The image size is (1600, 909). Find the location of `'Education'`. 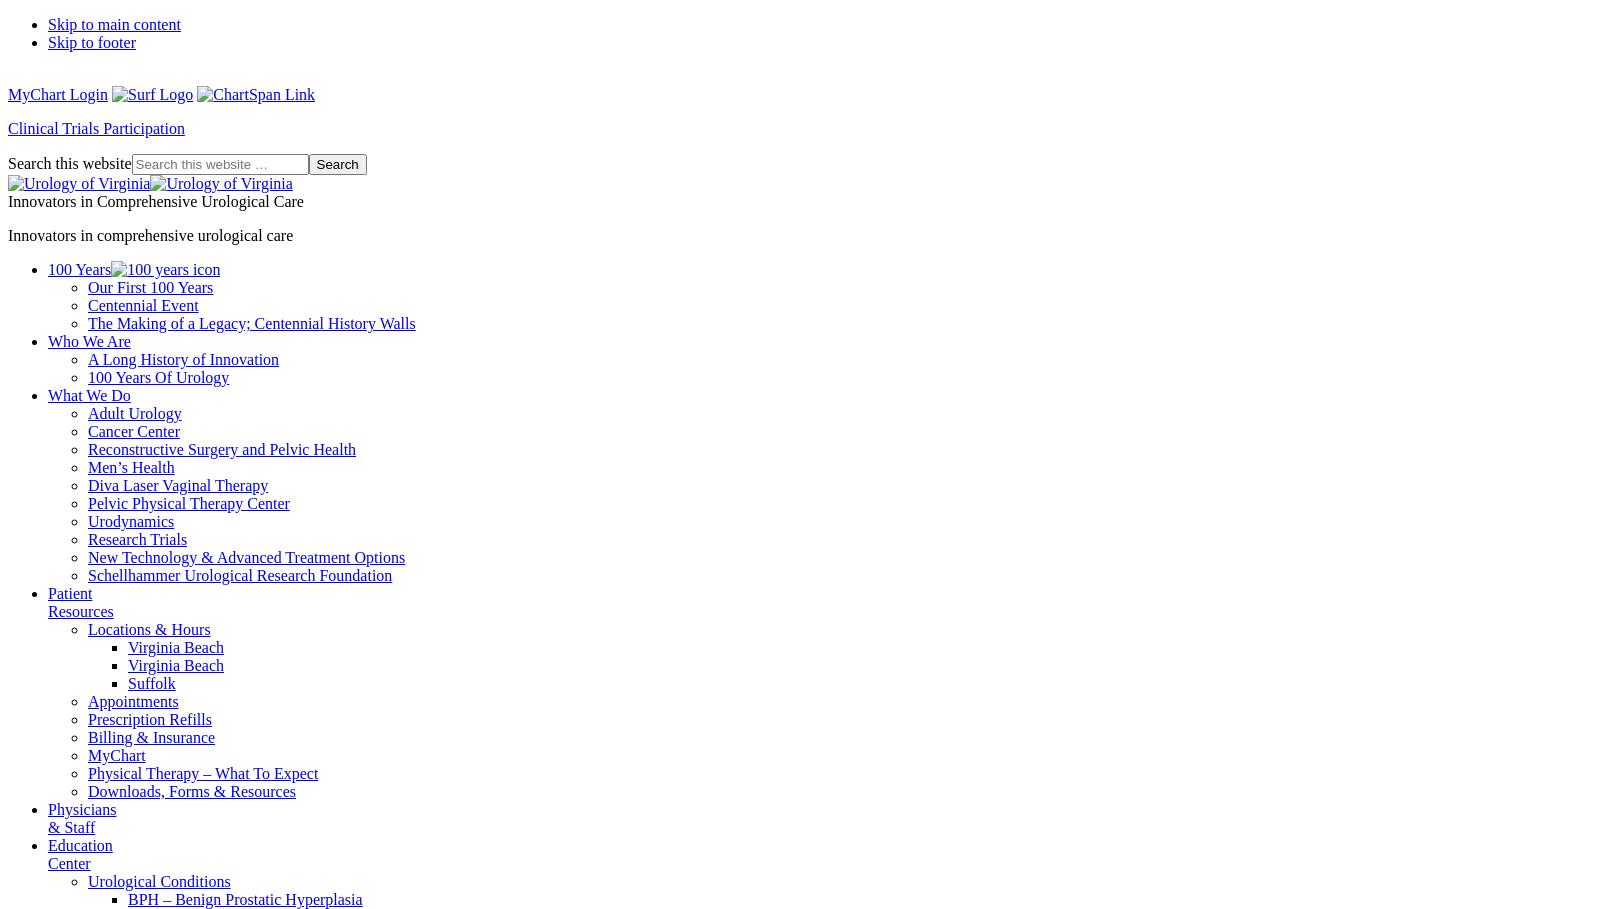

'Education' is located at coordinates (47, 844).